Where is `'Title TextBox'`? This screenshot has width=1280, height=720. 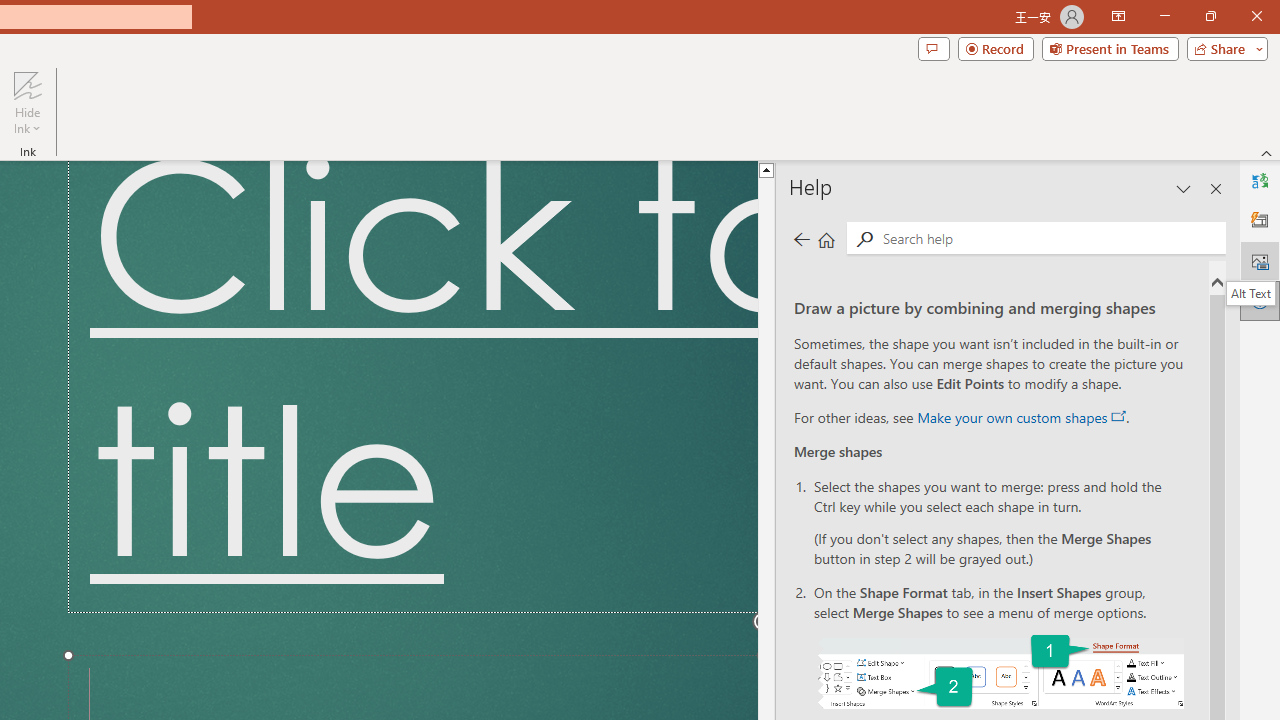 'Title TextBox' is located at coordinates (411, 387).